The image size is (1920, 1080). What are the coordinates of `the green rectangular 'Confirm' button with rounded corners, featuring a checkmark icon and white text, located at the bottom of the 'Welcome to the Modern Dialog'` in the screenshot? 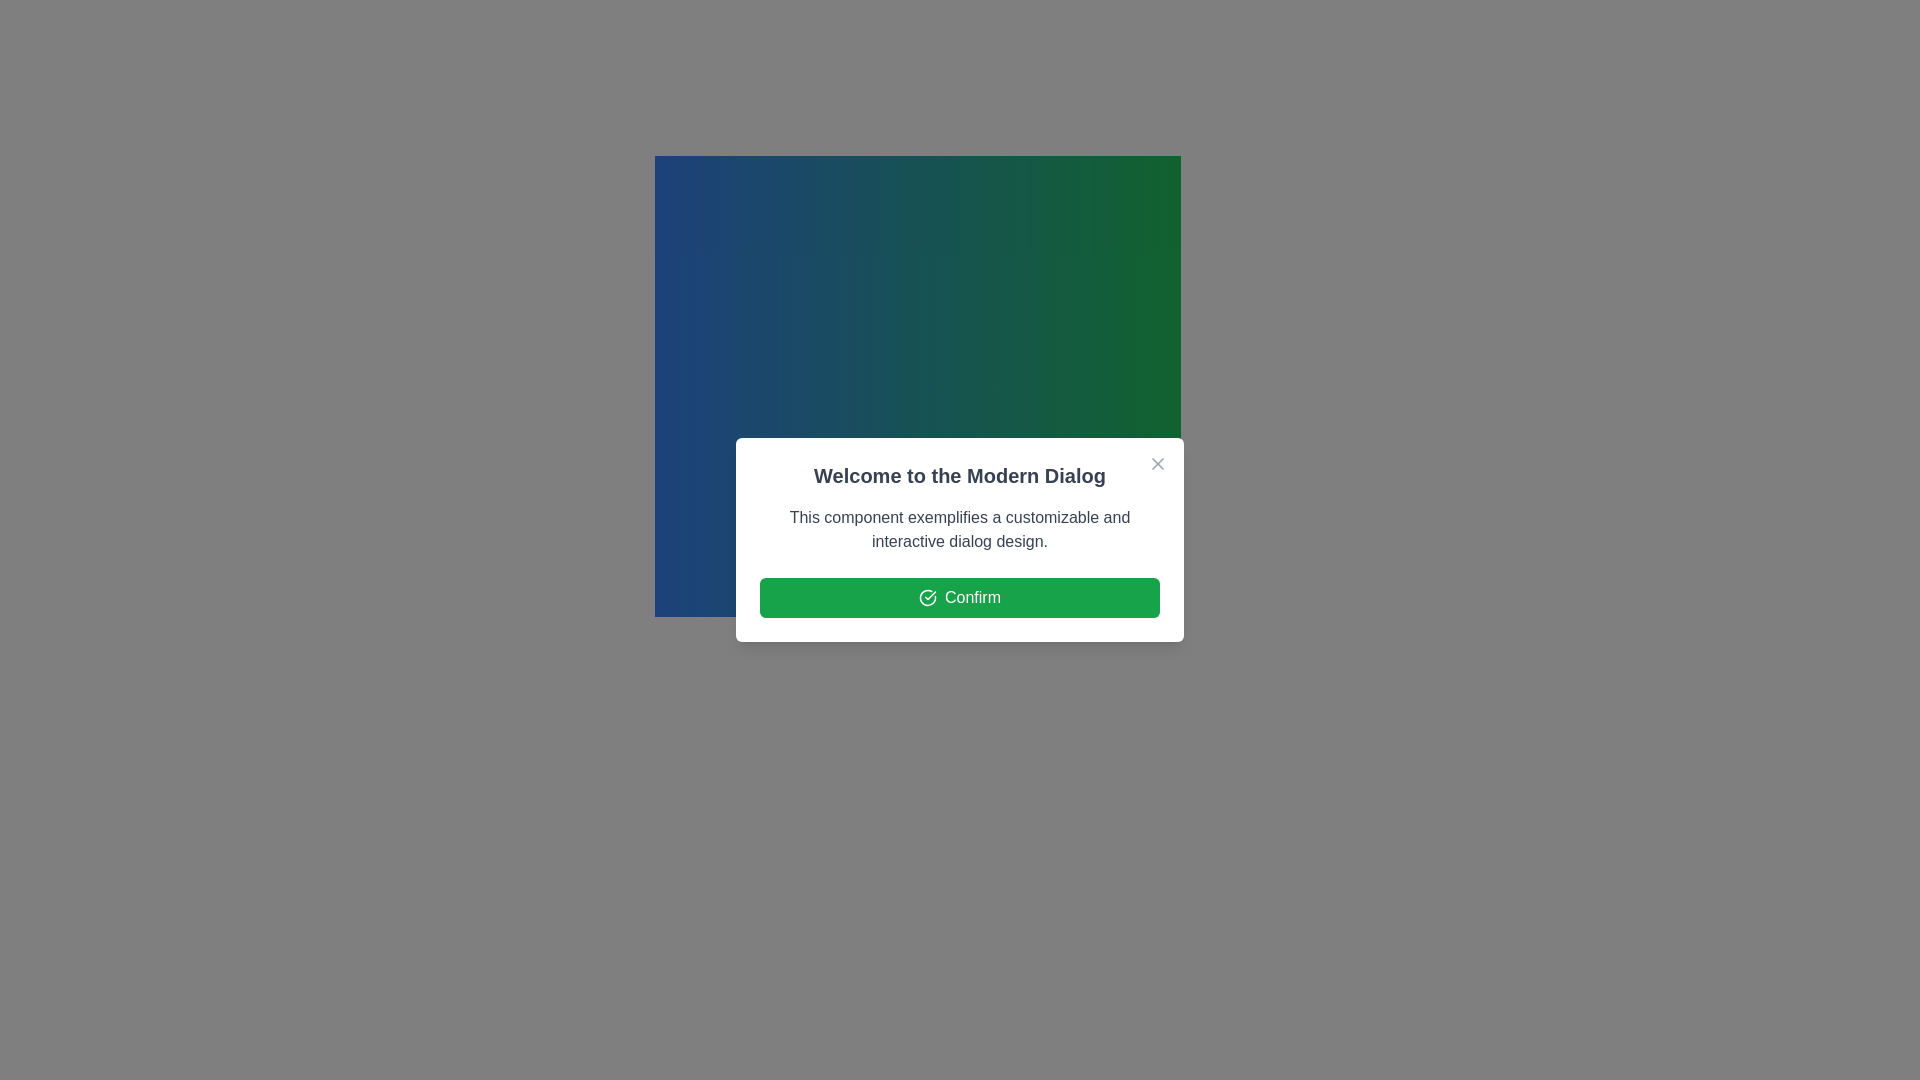 It's located at (960, 596).